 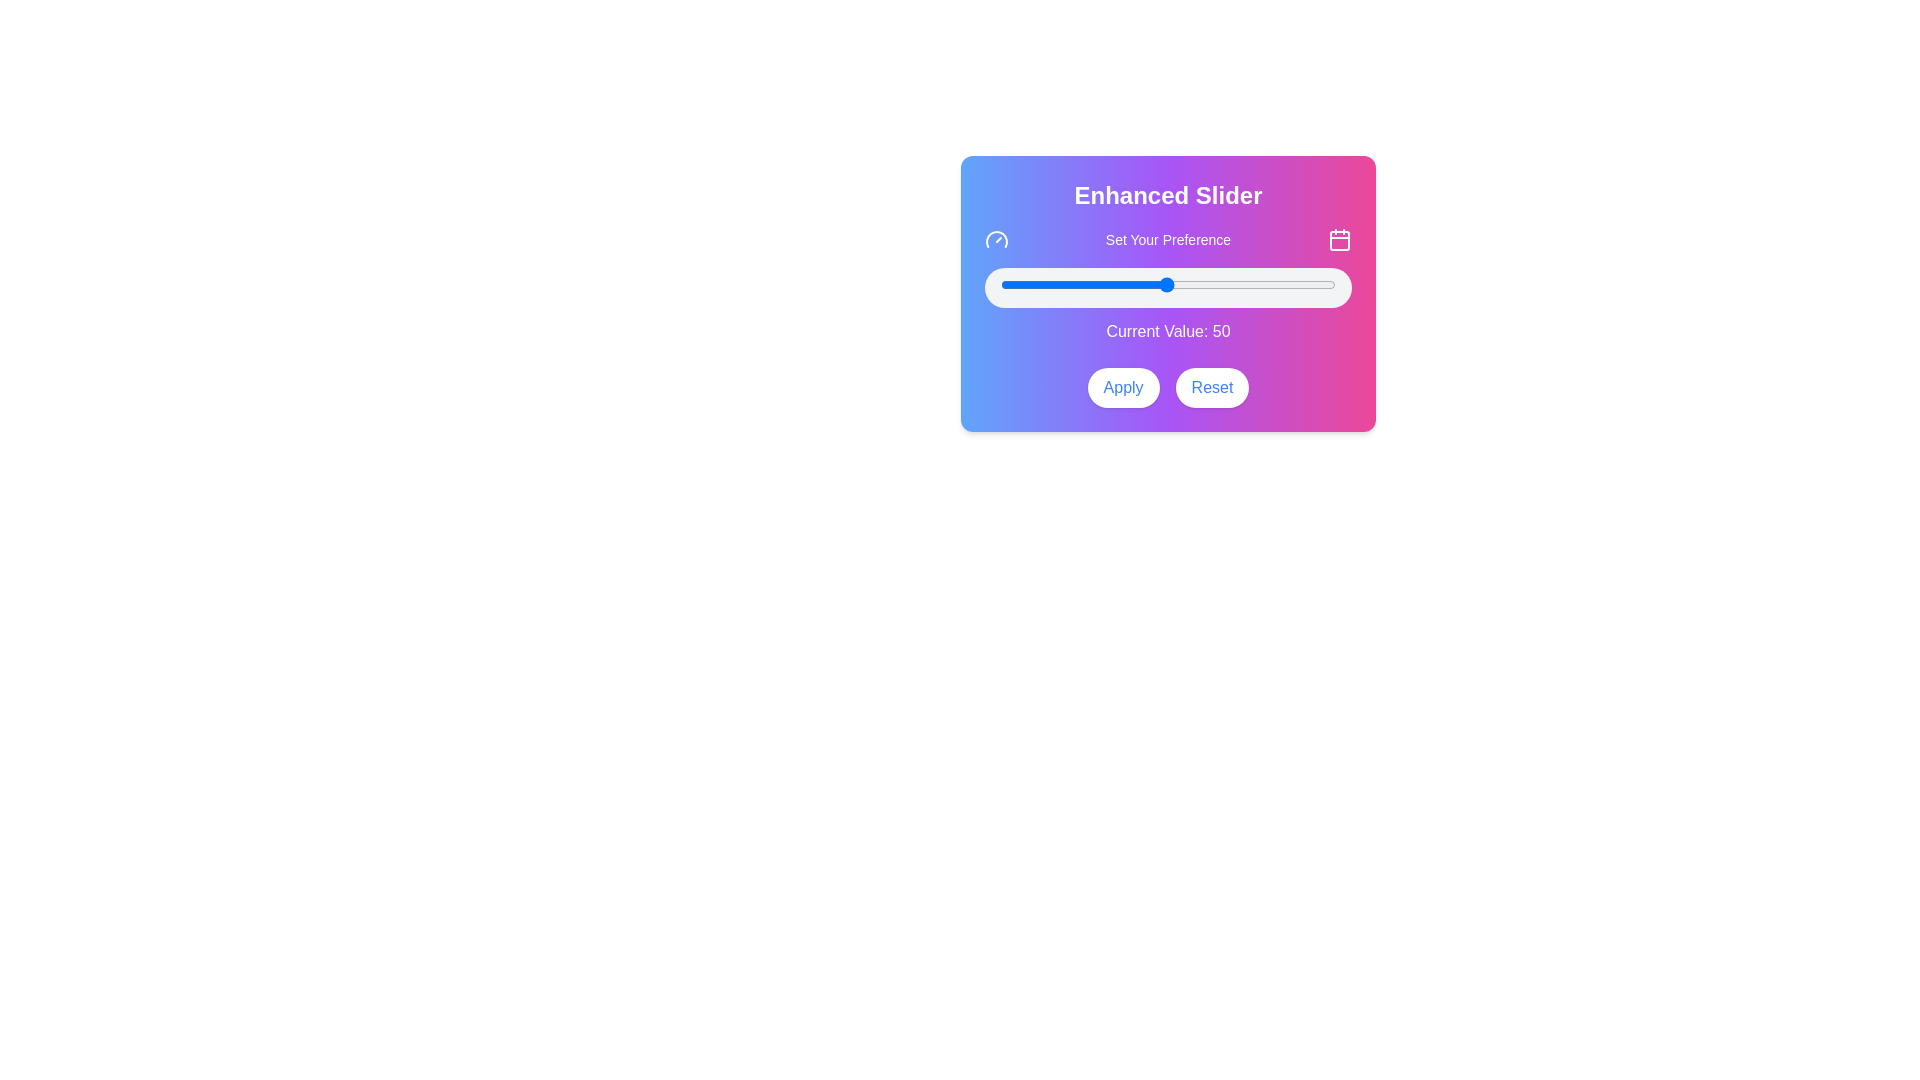 I want to click on the slider, so click(x=1219, y=285).